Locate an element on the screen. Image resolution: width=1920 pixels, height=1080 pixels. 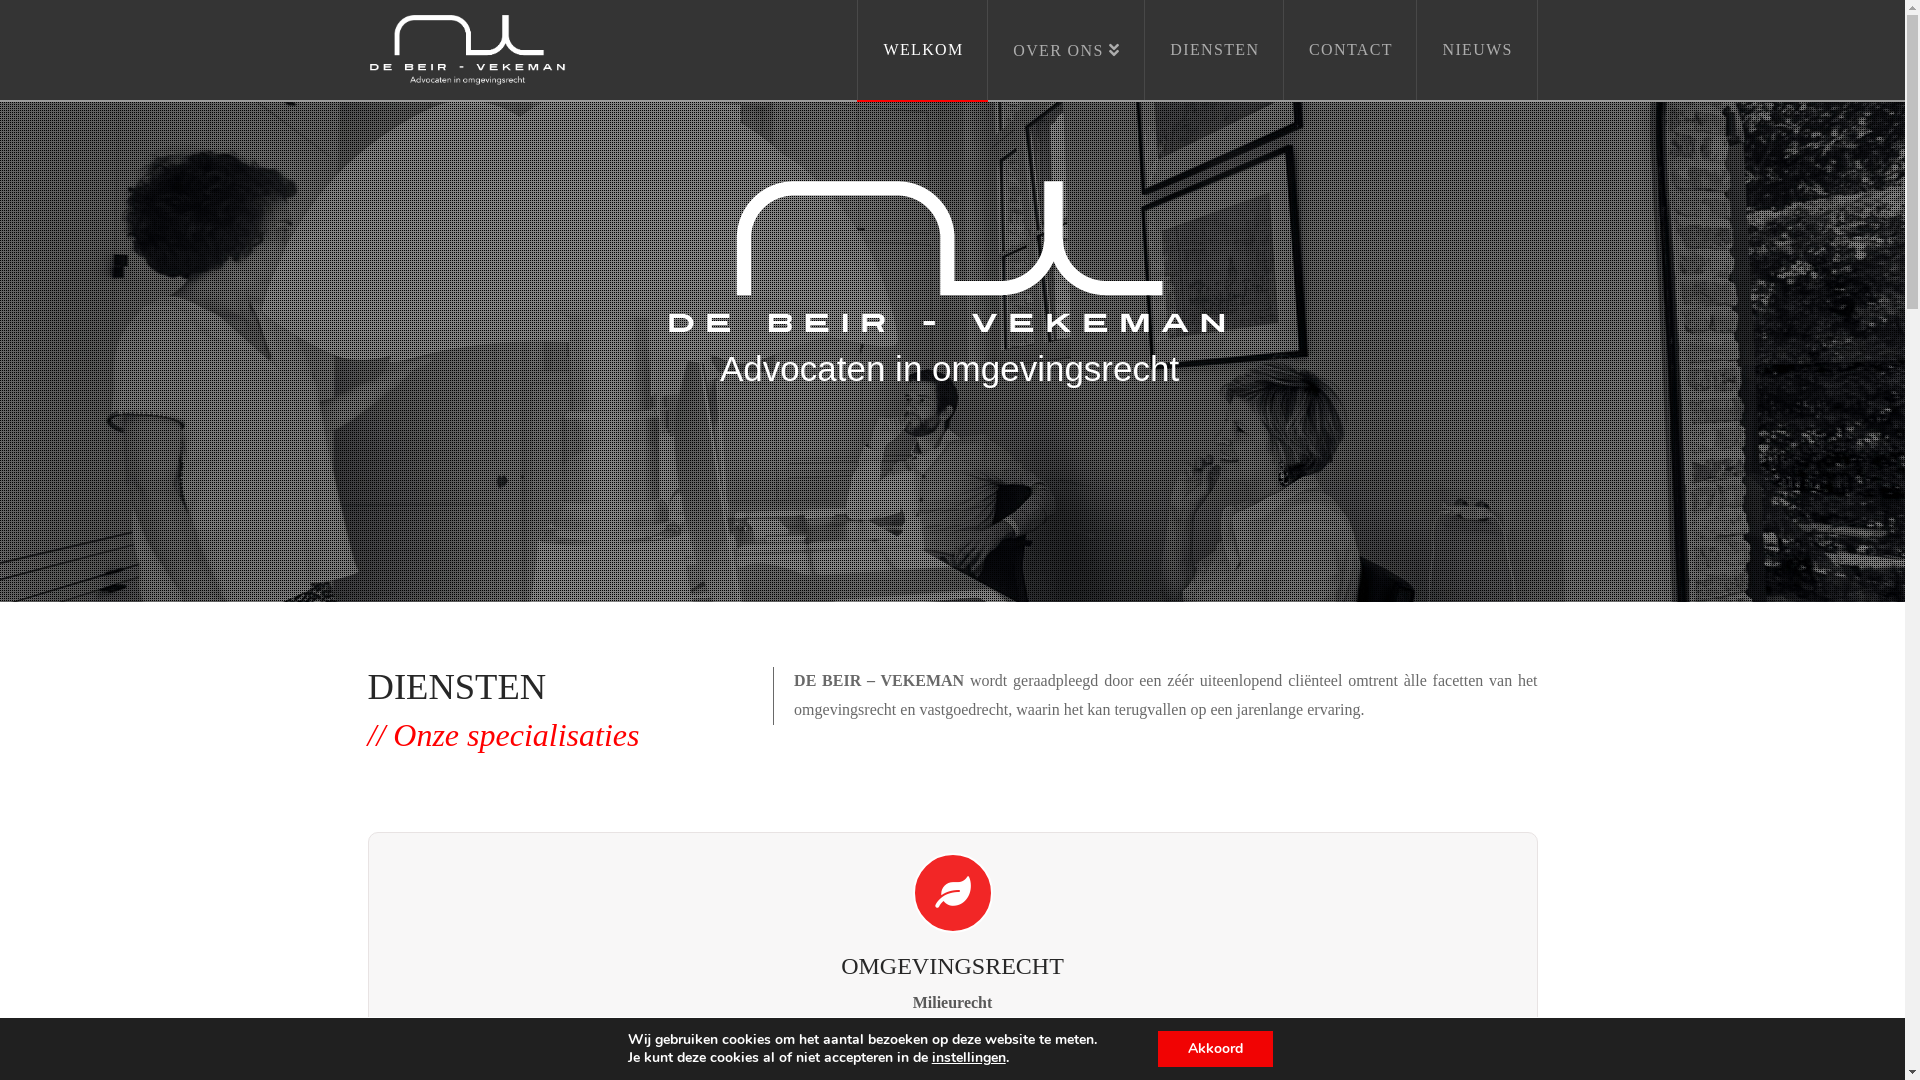
'NIEUWS' is located at coordinates (1477, 49).